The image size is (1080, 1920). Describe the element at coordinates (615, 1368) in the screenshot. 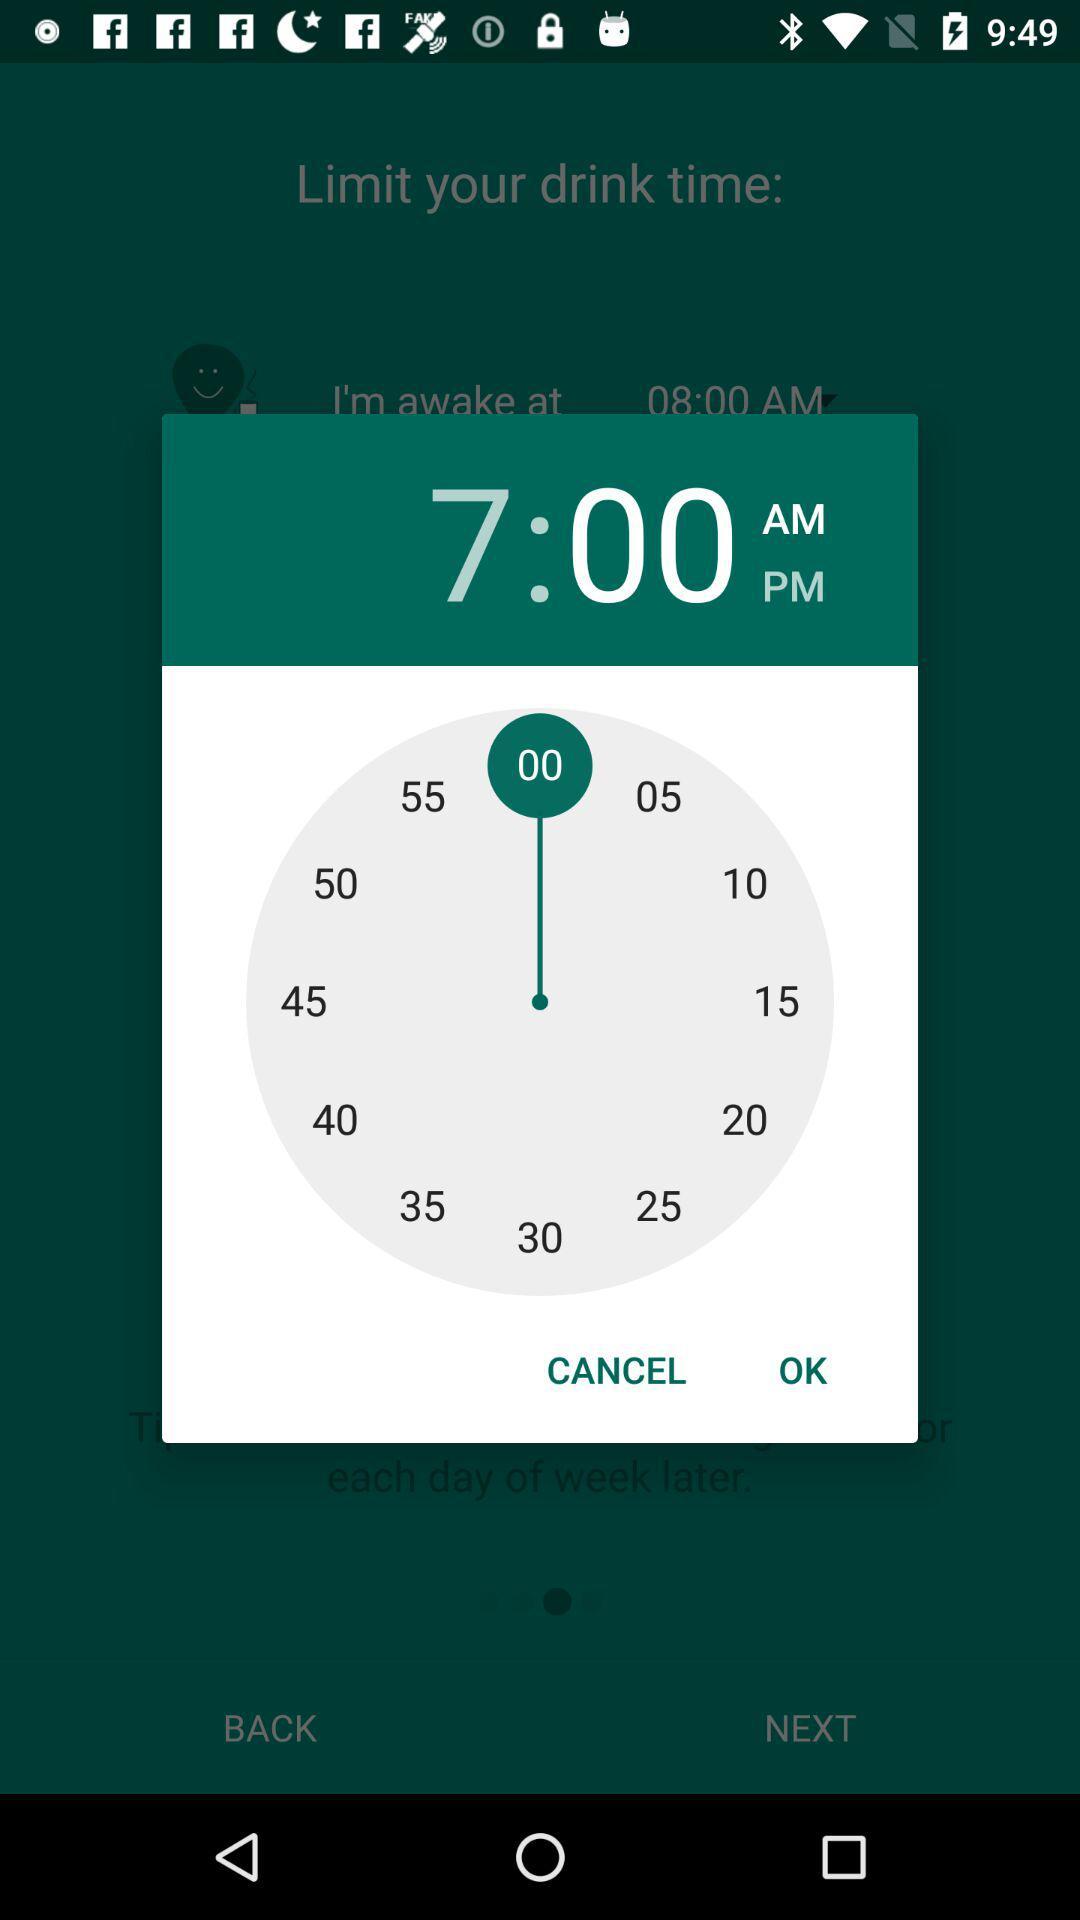

I see `the item next to the ok item` at that location.